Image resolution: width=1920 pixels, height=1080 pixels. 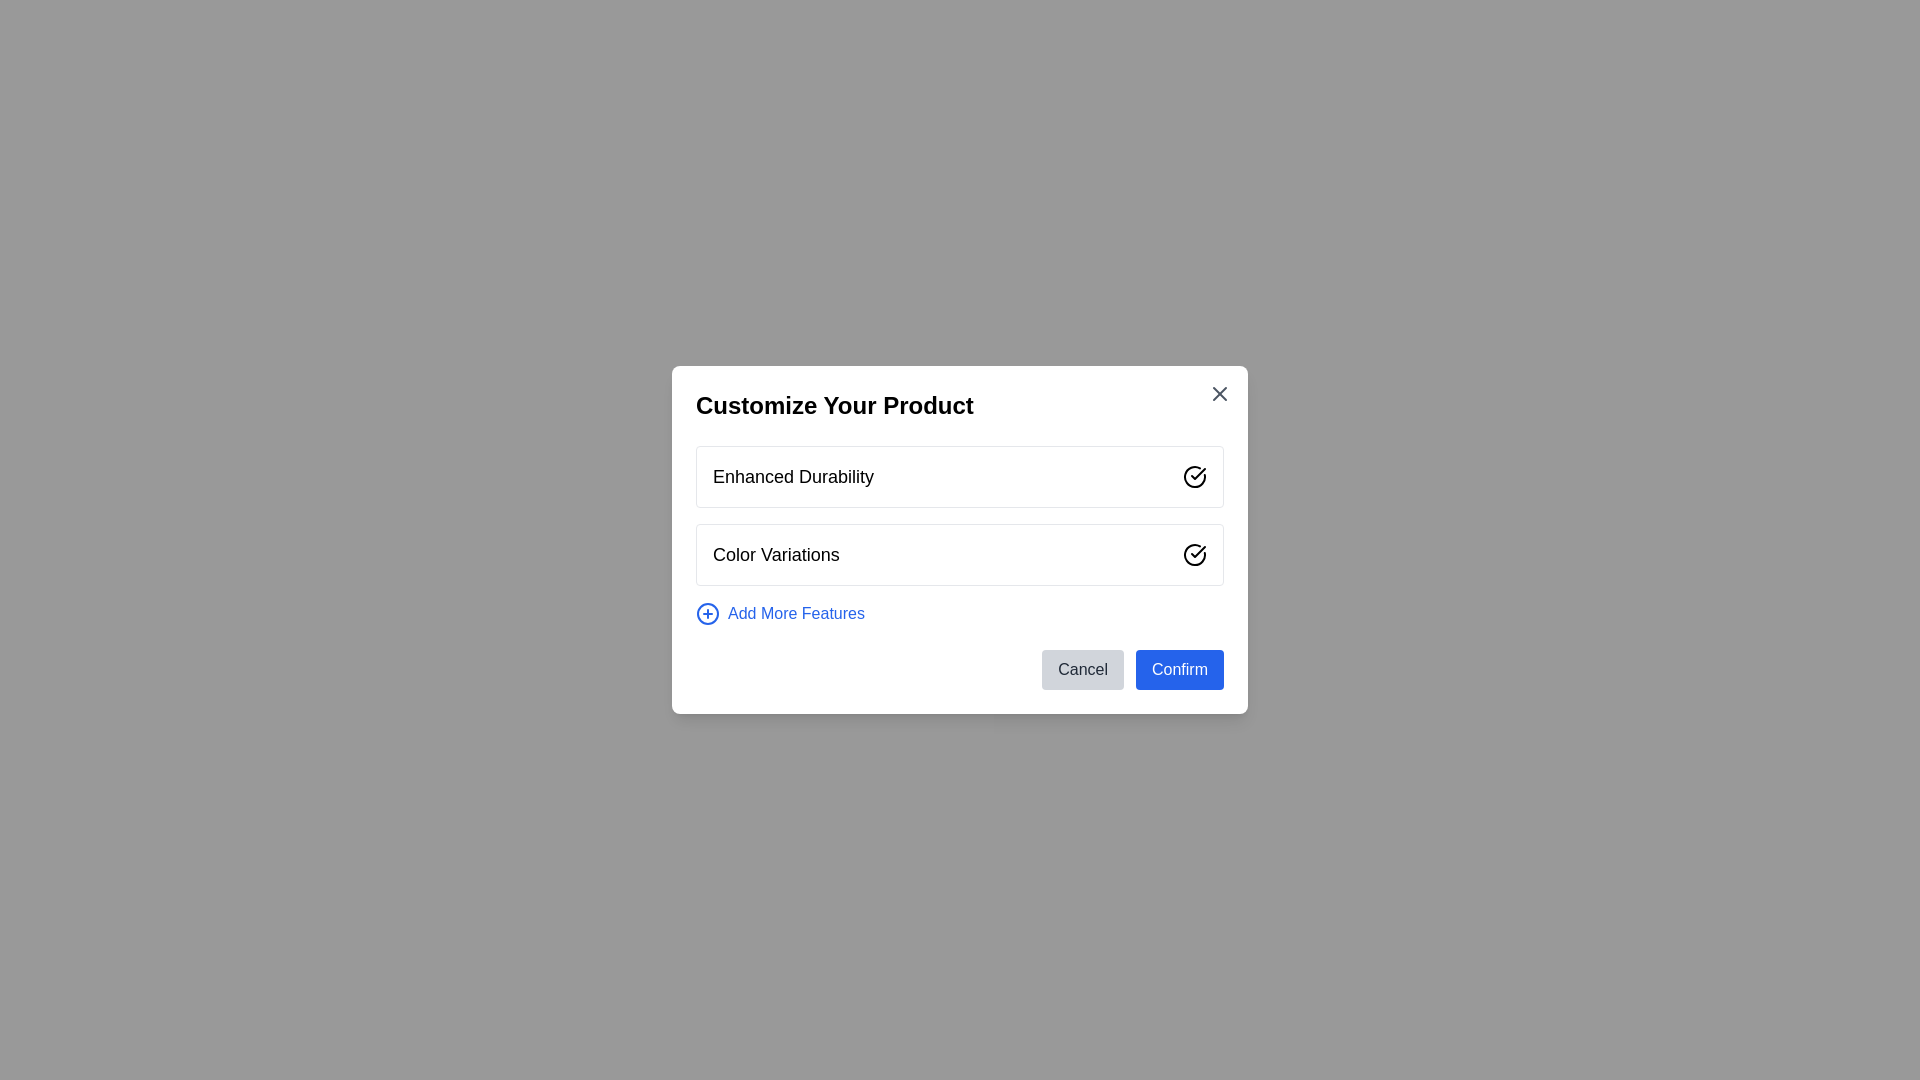 What do you see at coordinates (775, 555) in the screenshot?
I see `the descriptive text label for color variations located in the 'Customize Your Product' modal dialog, below the 'Enhanced Durability' feature label` at bounding box center [775, 555].